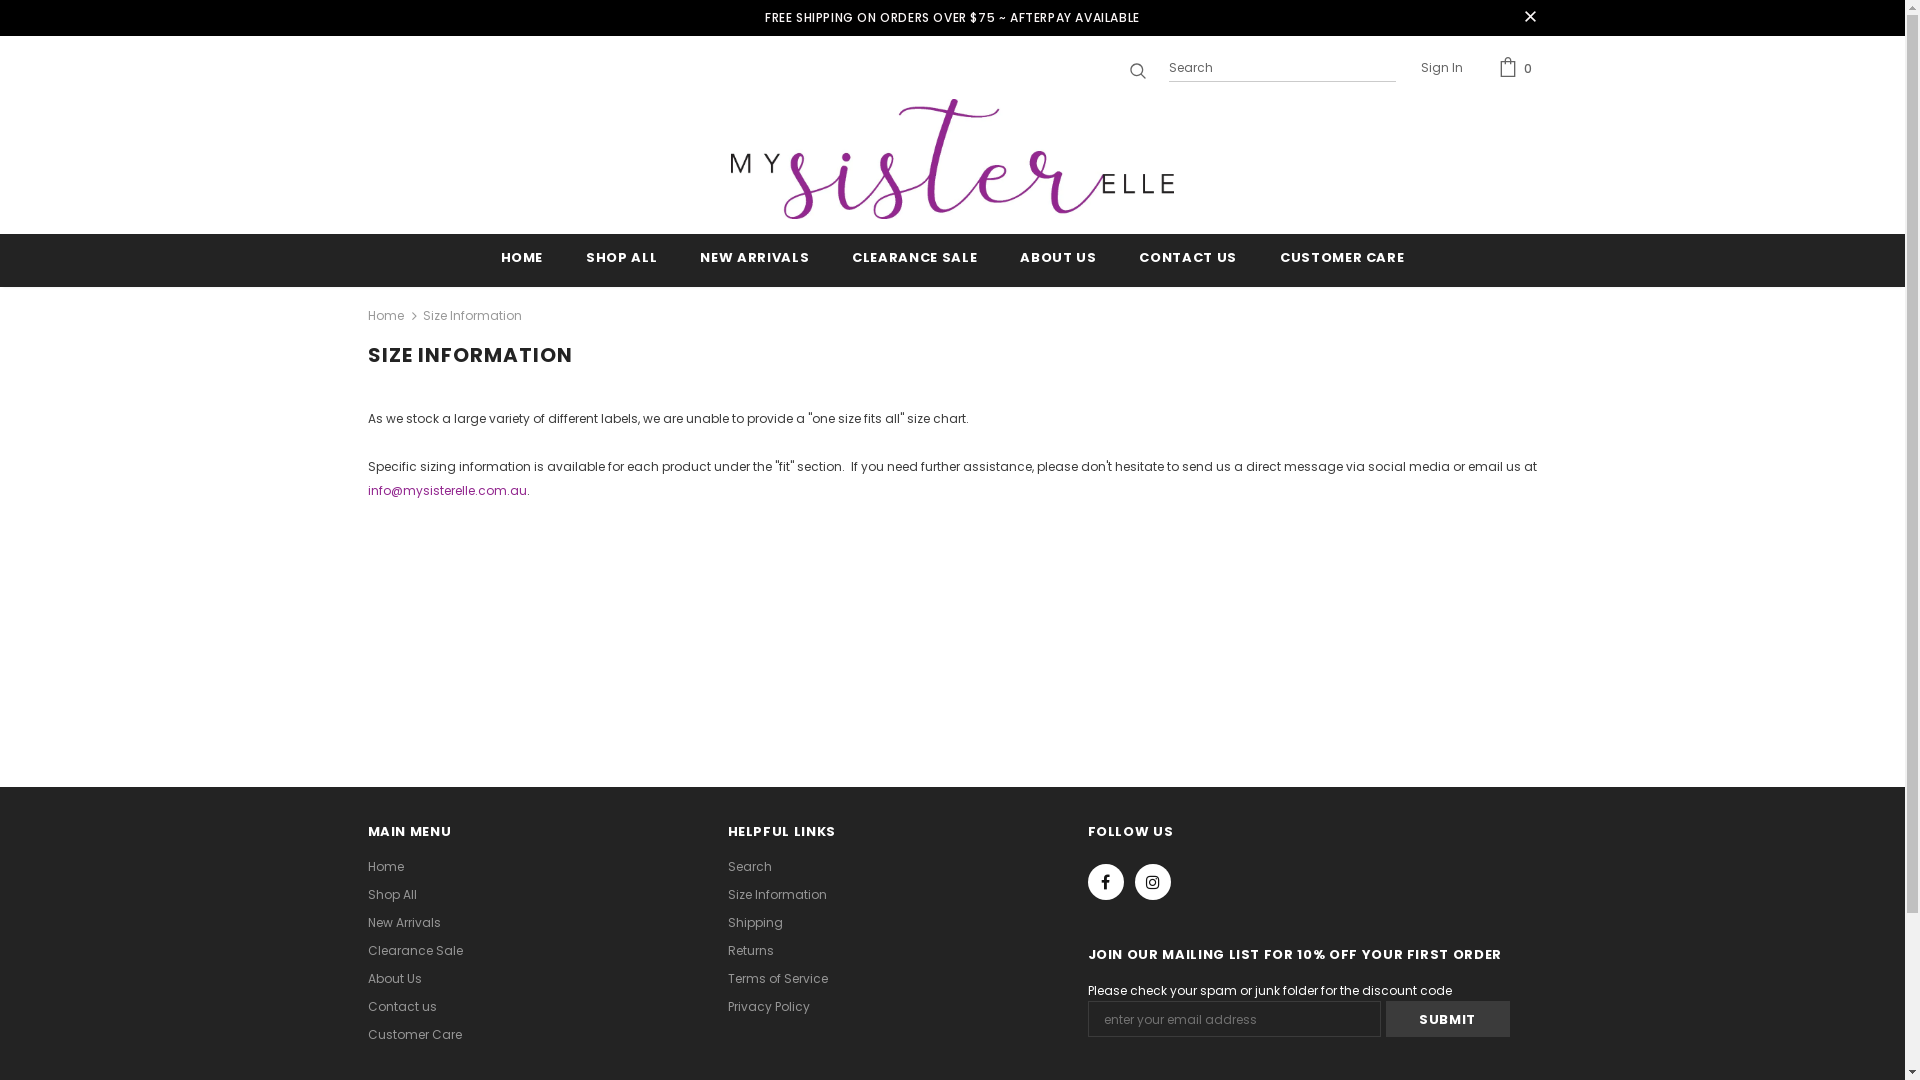  I want to click on 'New Arrivals', so click(403, 922).